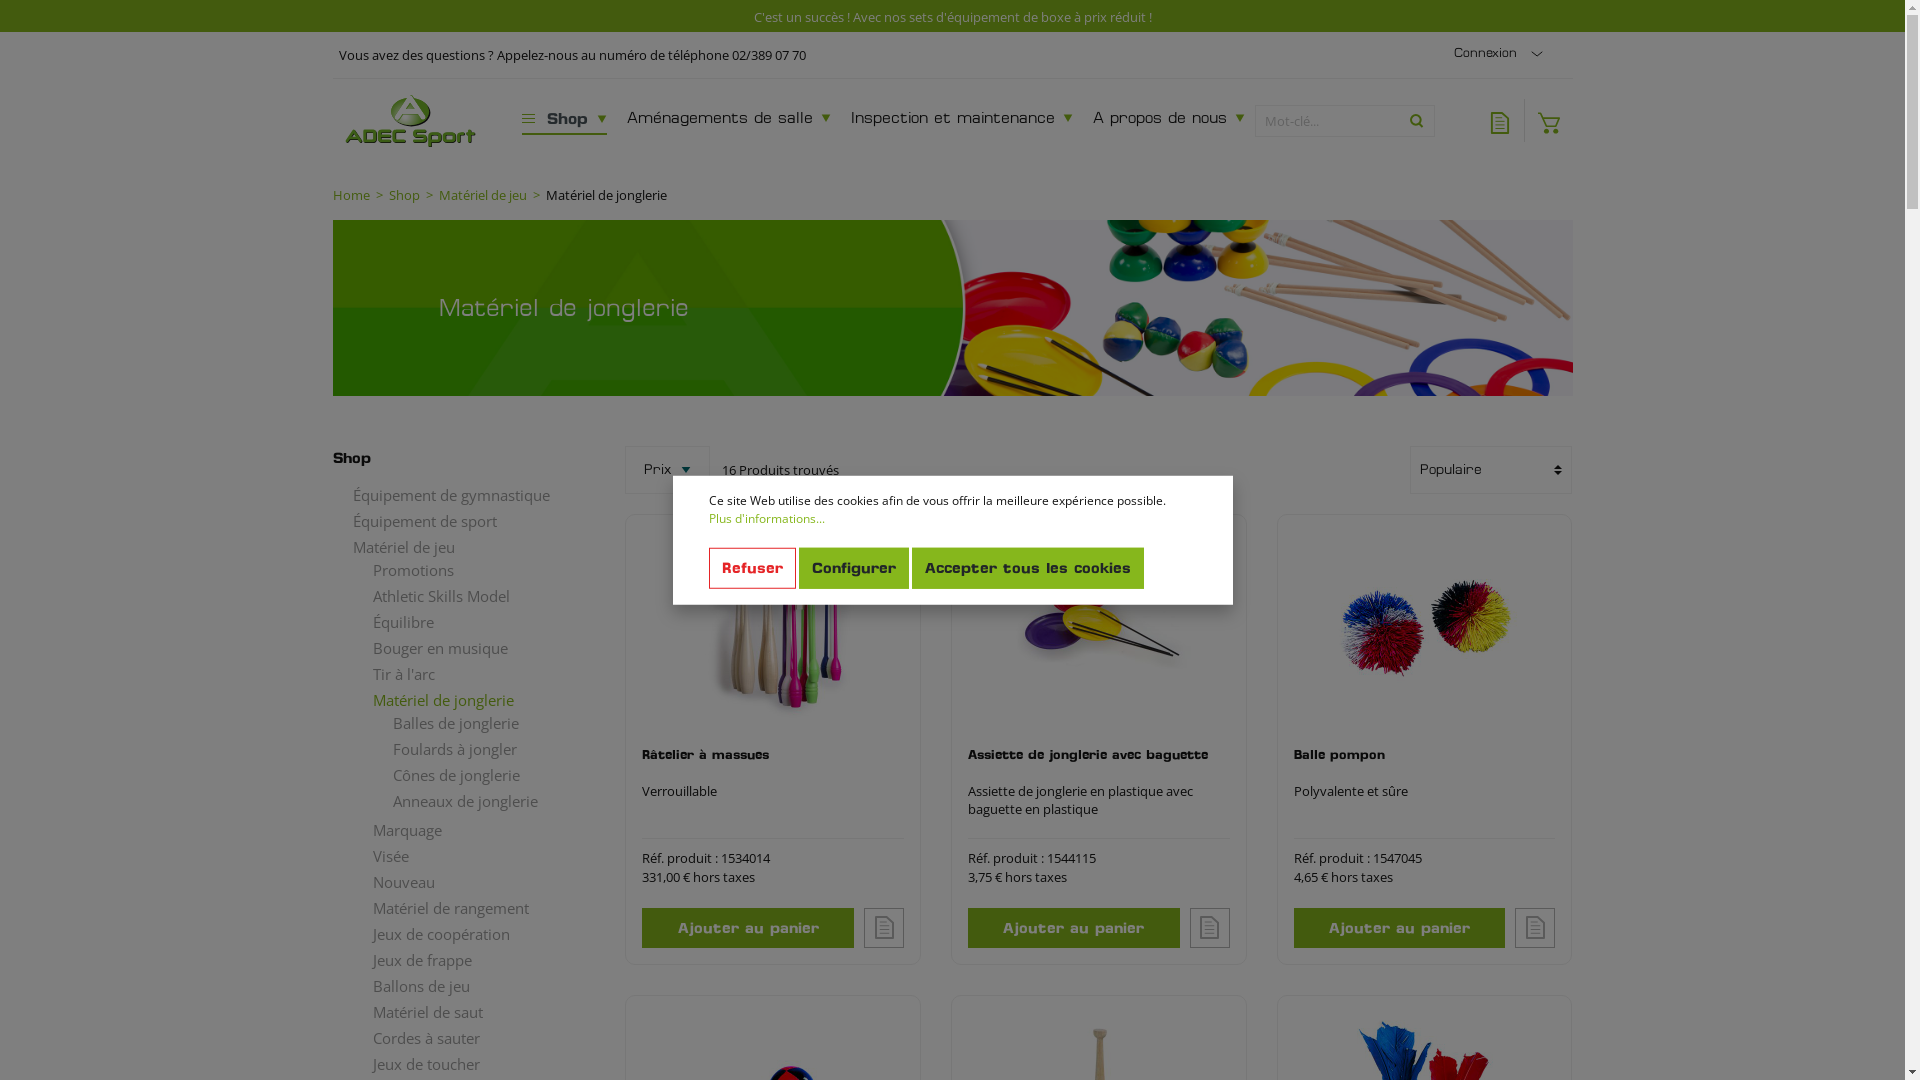 This screenshot has width=1920, height=1080. What do you see at coordinates (1098, 763) in the screenshot?
I see `'Assiette de jonglerie avec baguette'` at bounding box center [1098, 763].